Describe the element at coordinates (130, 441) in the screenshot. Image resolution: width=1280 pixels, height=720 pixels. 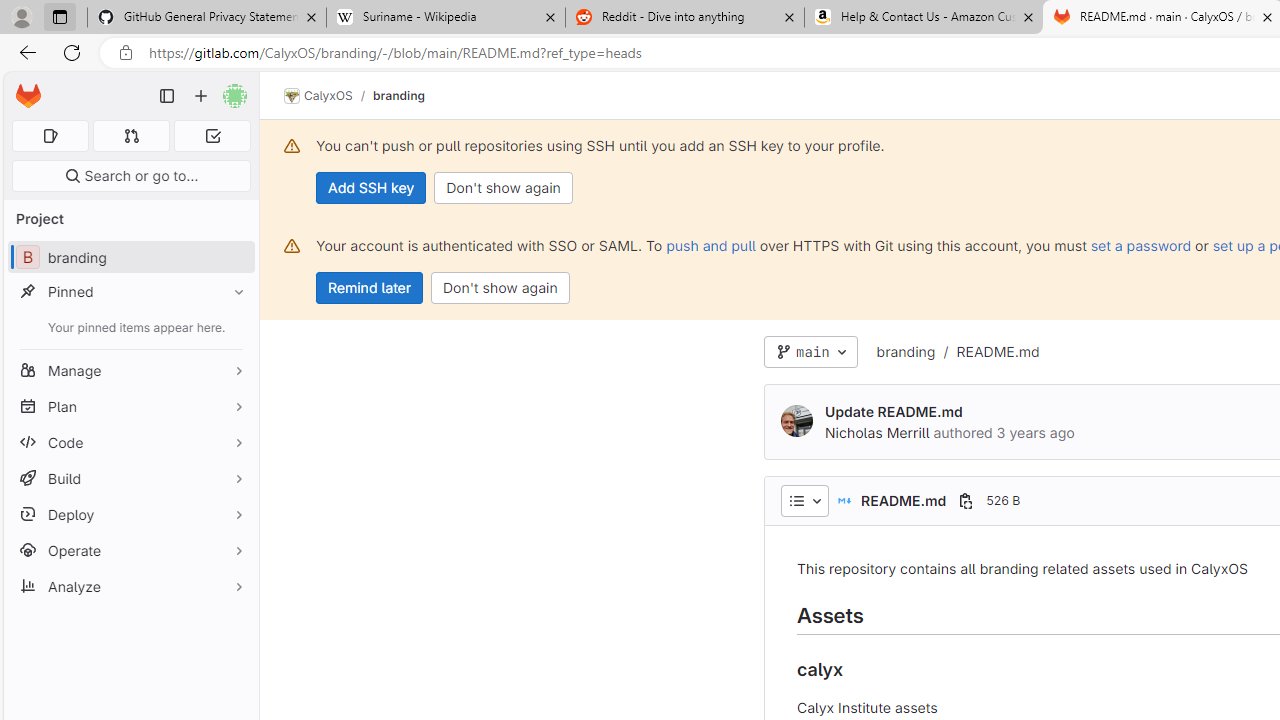
I see `'Code'` at that location.